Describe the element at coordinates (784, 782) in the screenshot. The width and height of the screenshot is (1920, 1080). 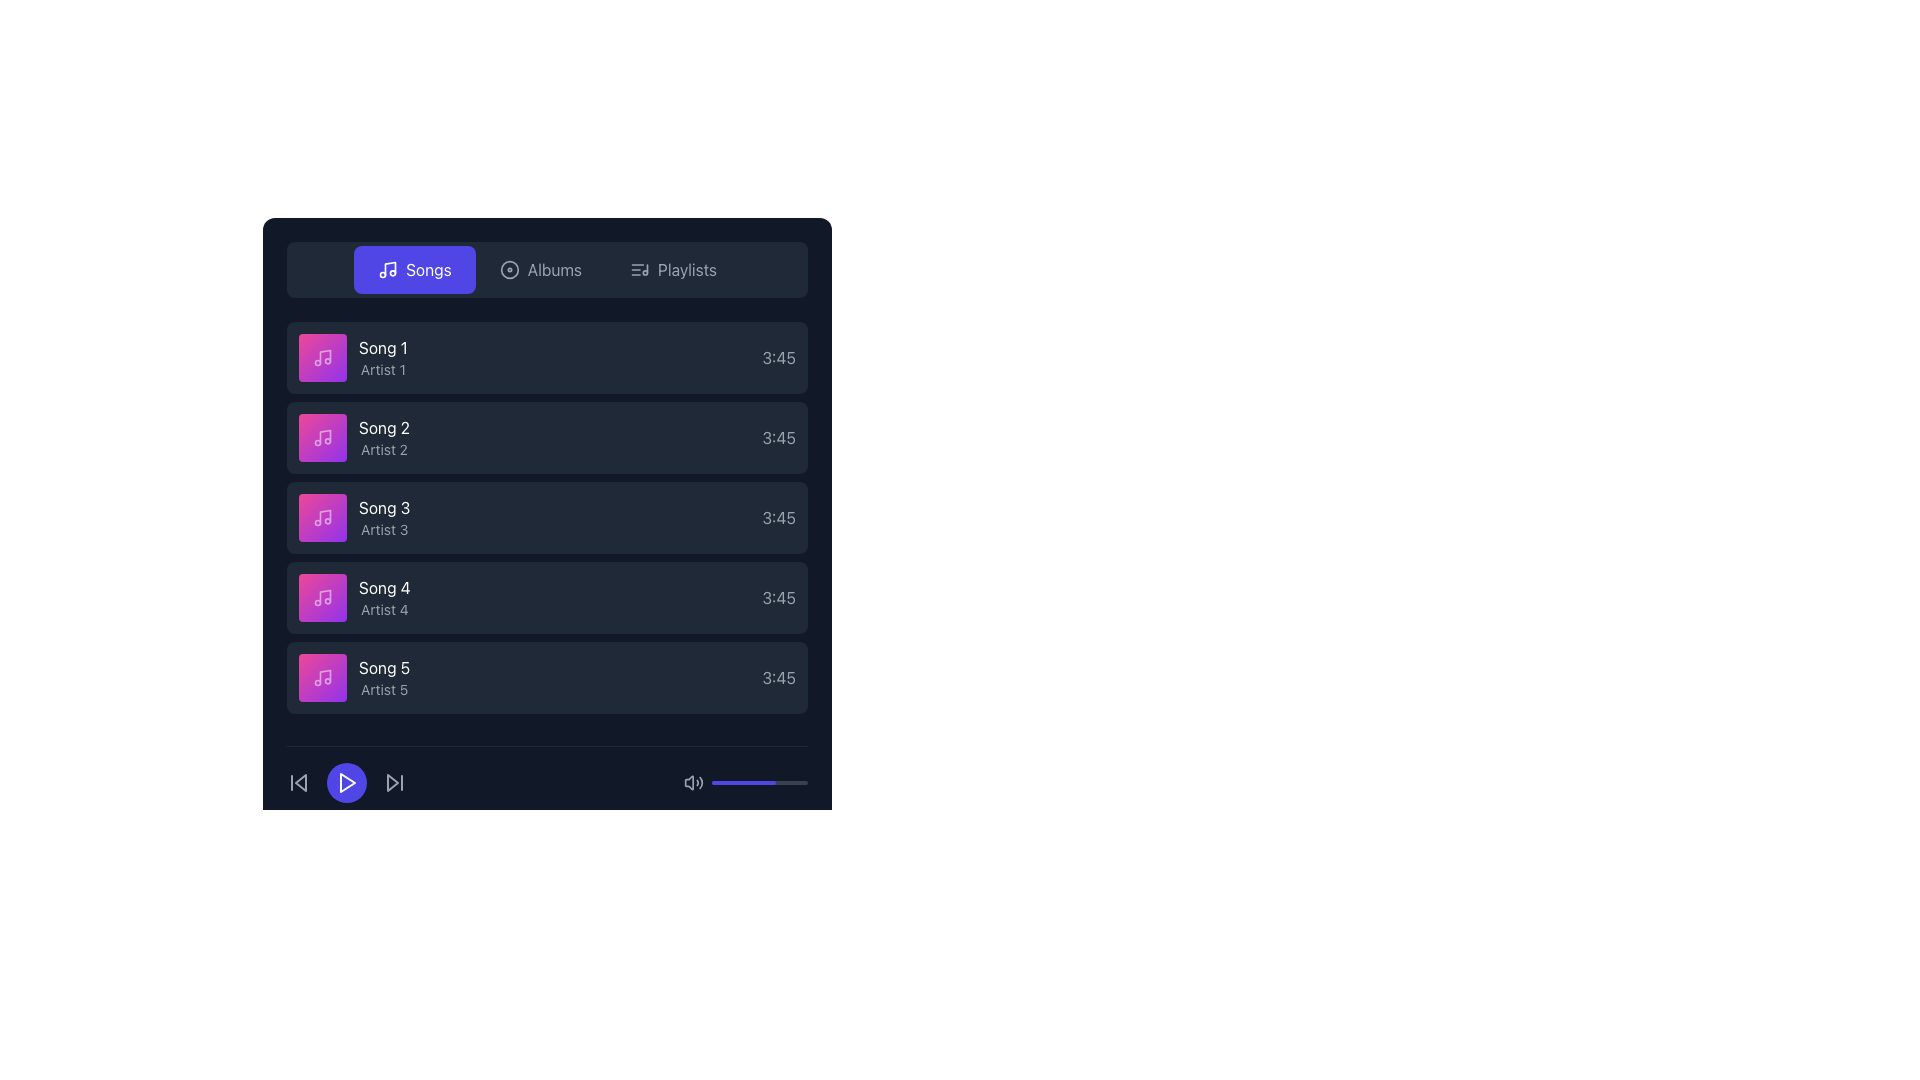
I see `the volume slider` at that location.